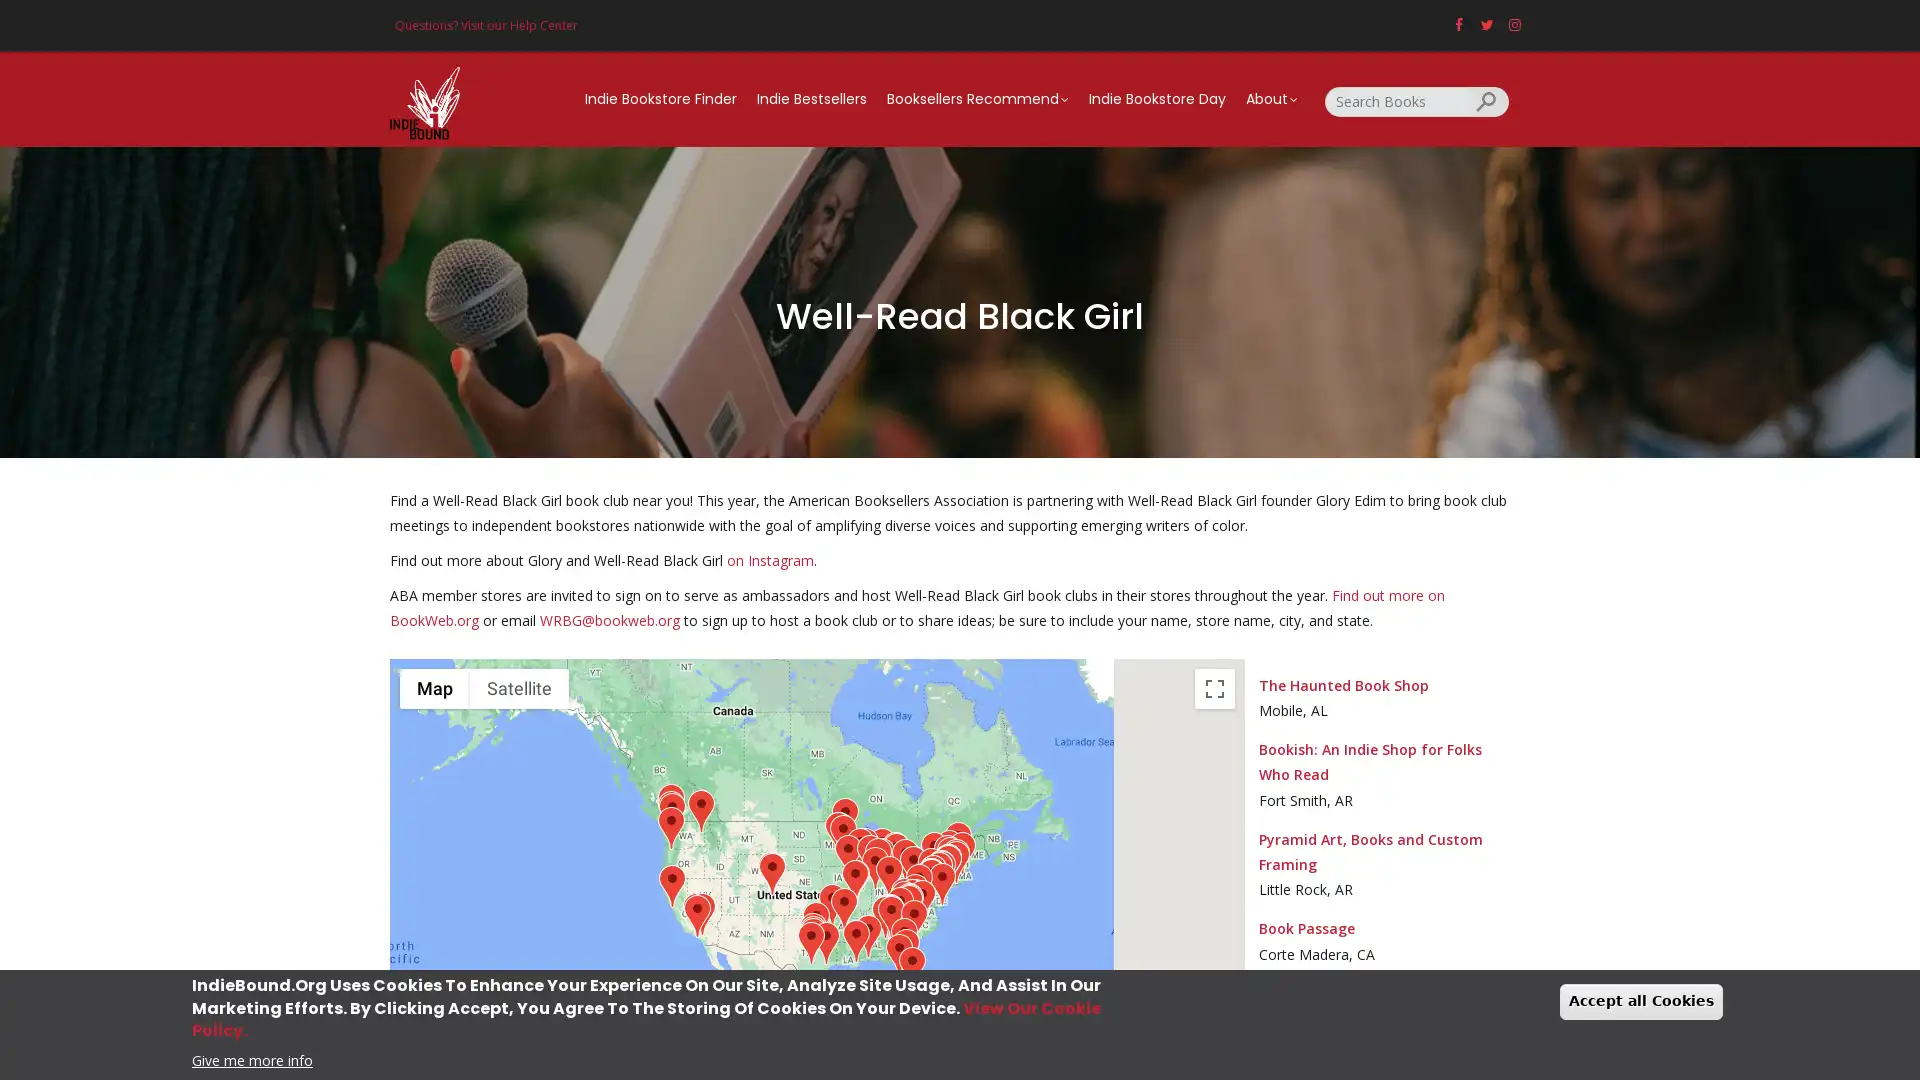 This screenshot has height=1080, width=1920. Describe the element at coordinates (1641, 1001) in the screenshot. I see `Accept all Cookies` at that location.